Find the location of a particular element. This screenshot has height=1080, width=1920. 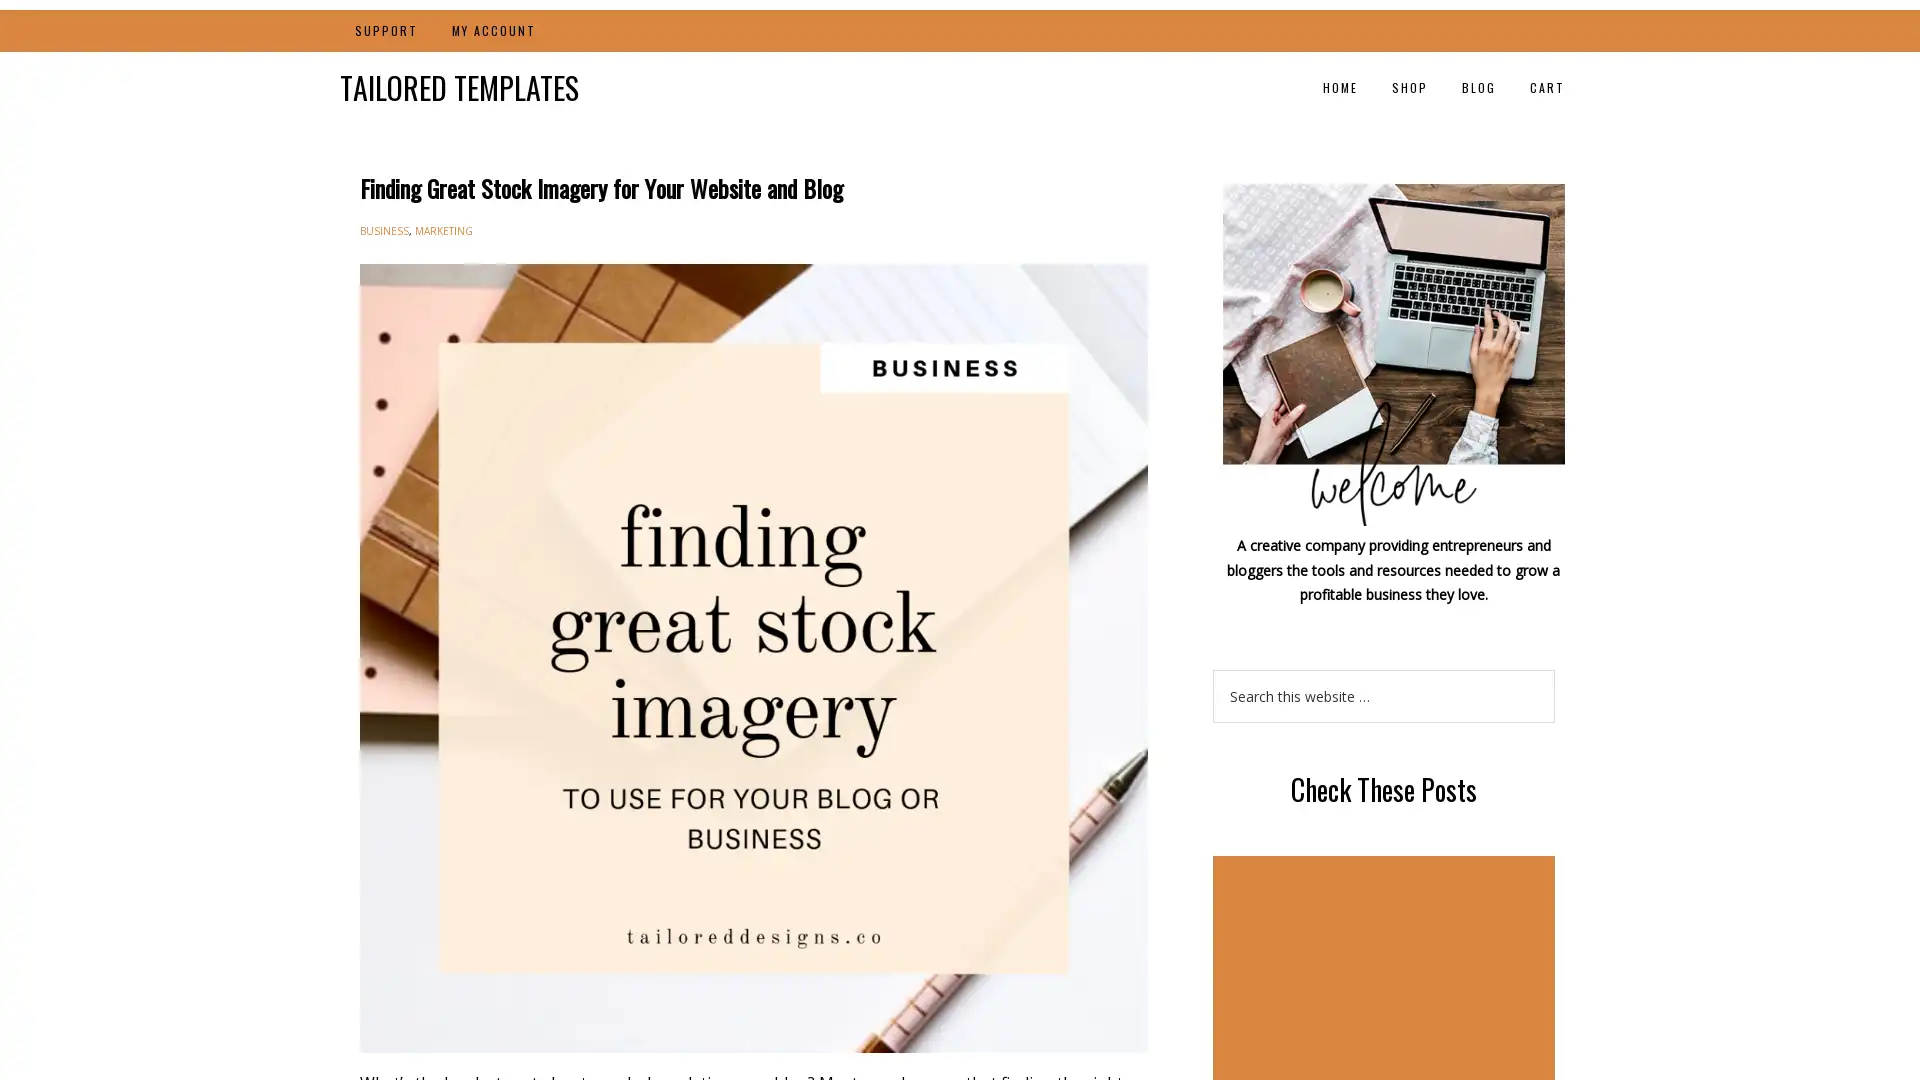

Search is located at coordinates (1553, 668).